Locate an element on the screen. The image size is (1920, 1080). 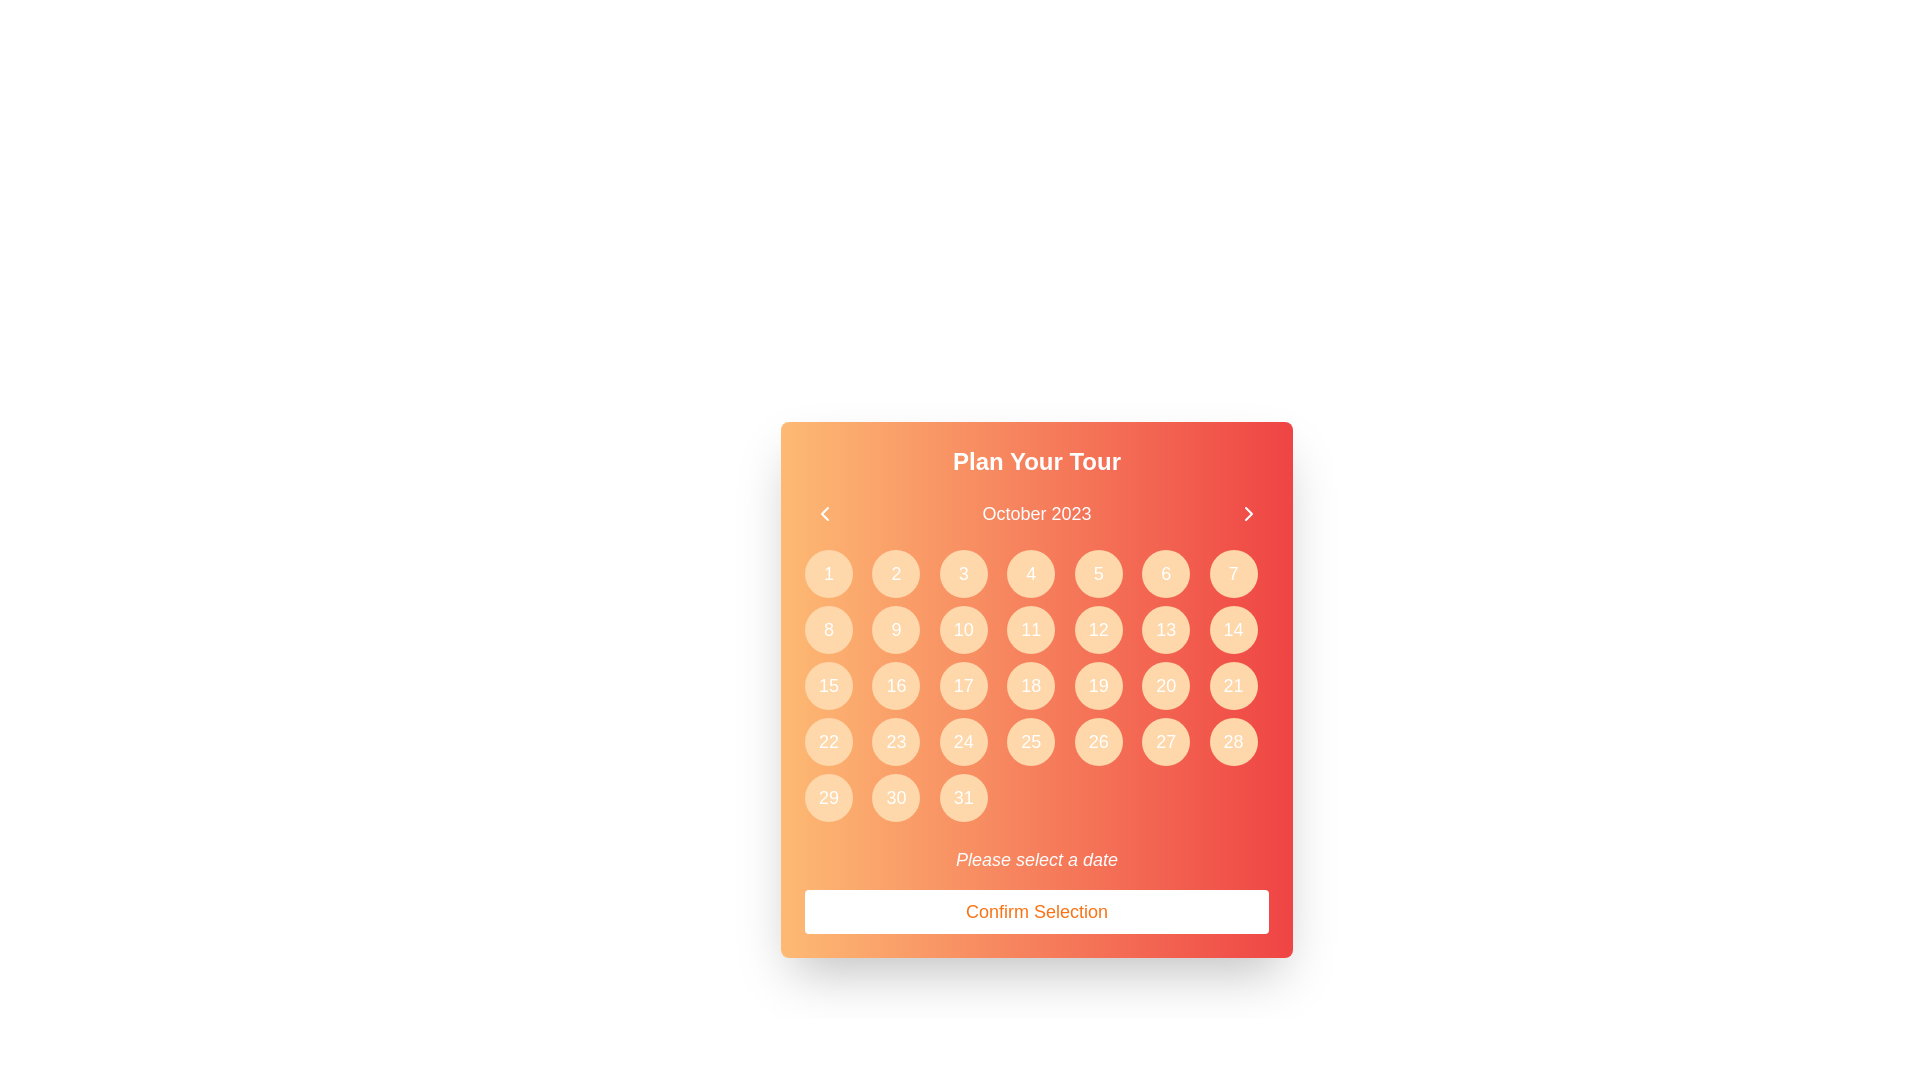
the title text display indicating the currently selected month and year in the calendar interface is located at coordinates (1036, 512).